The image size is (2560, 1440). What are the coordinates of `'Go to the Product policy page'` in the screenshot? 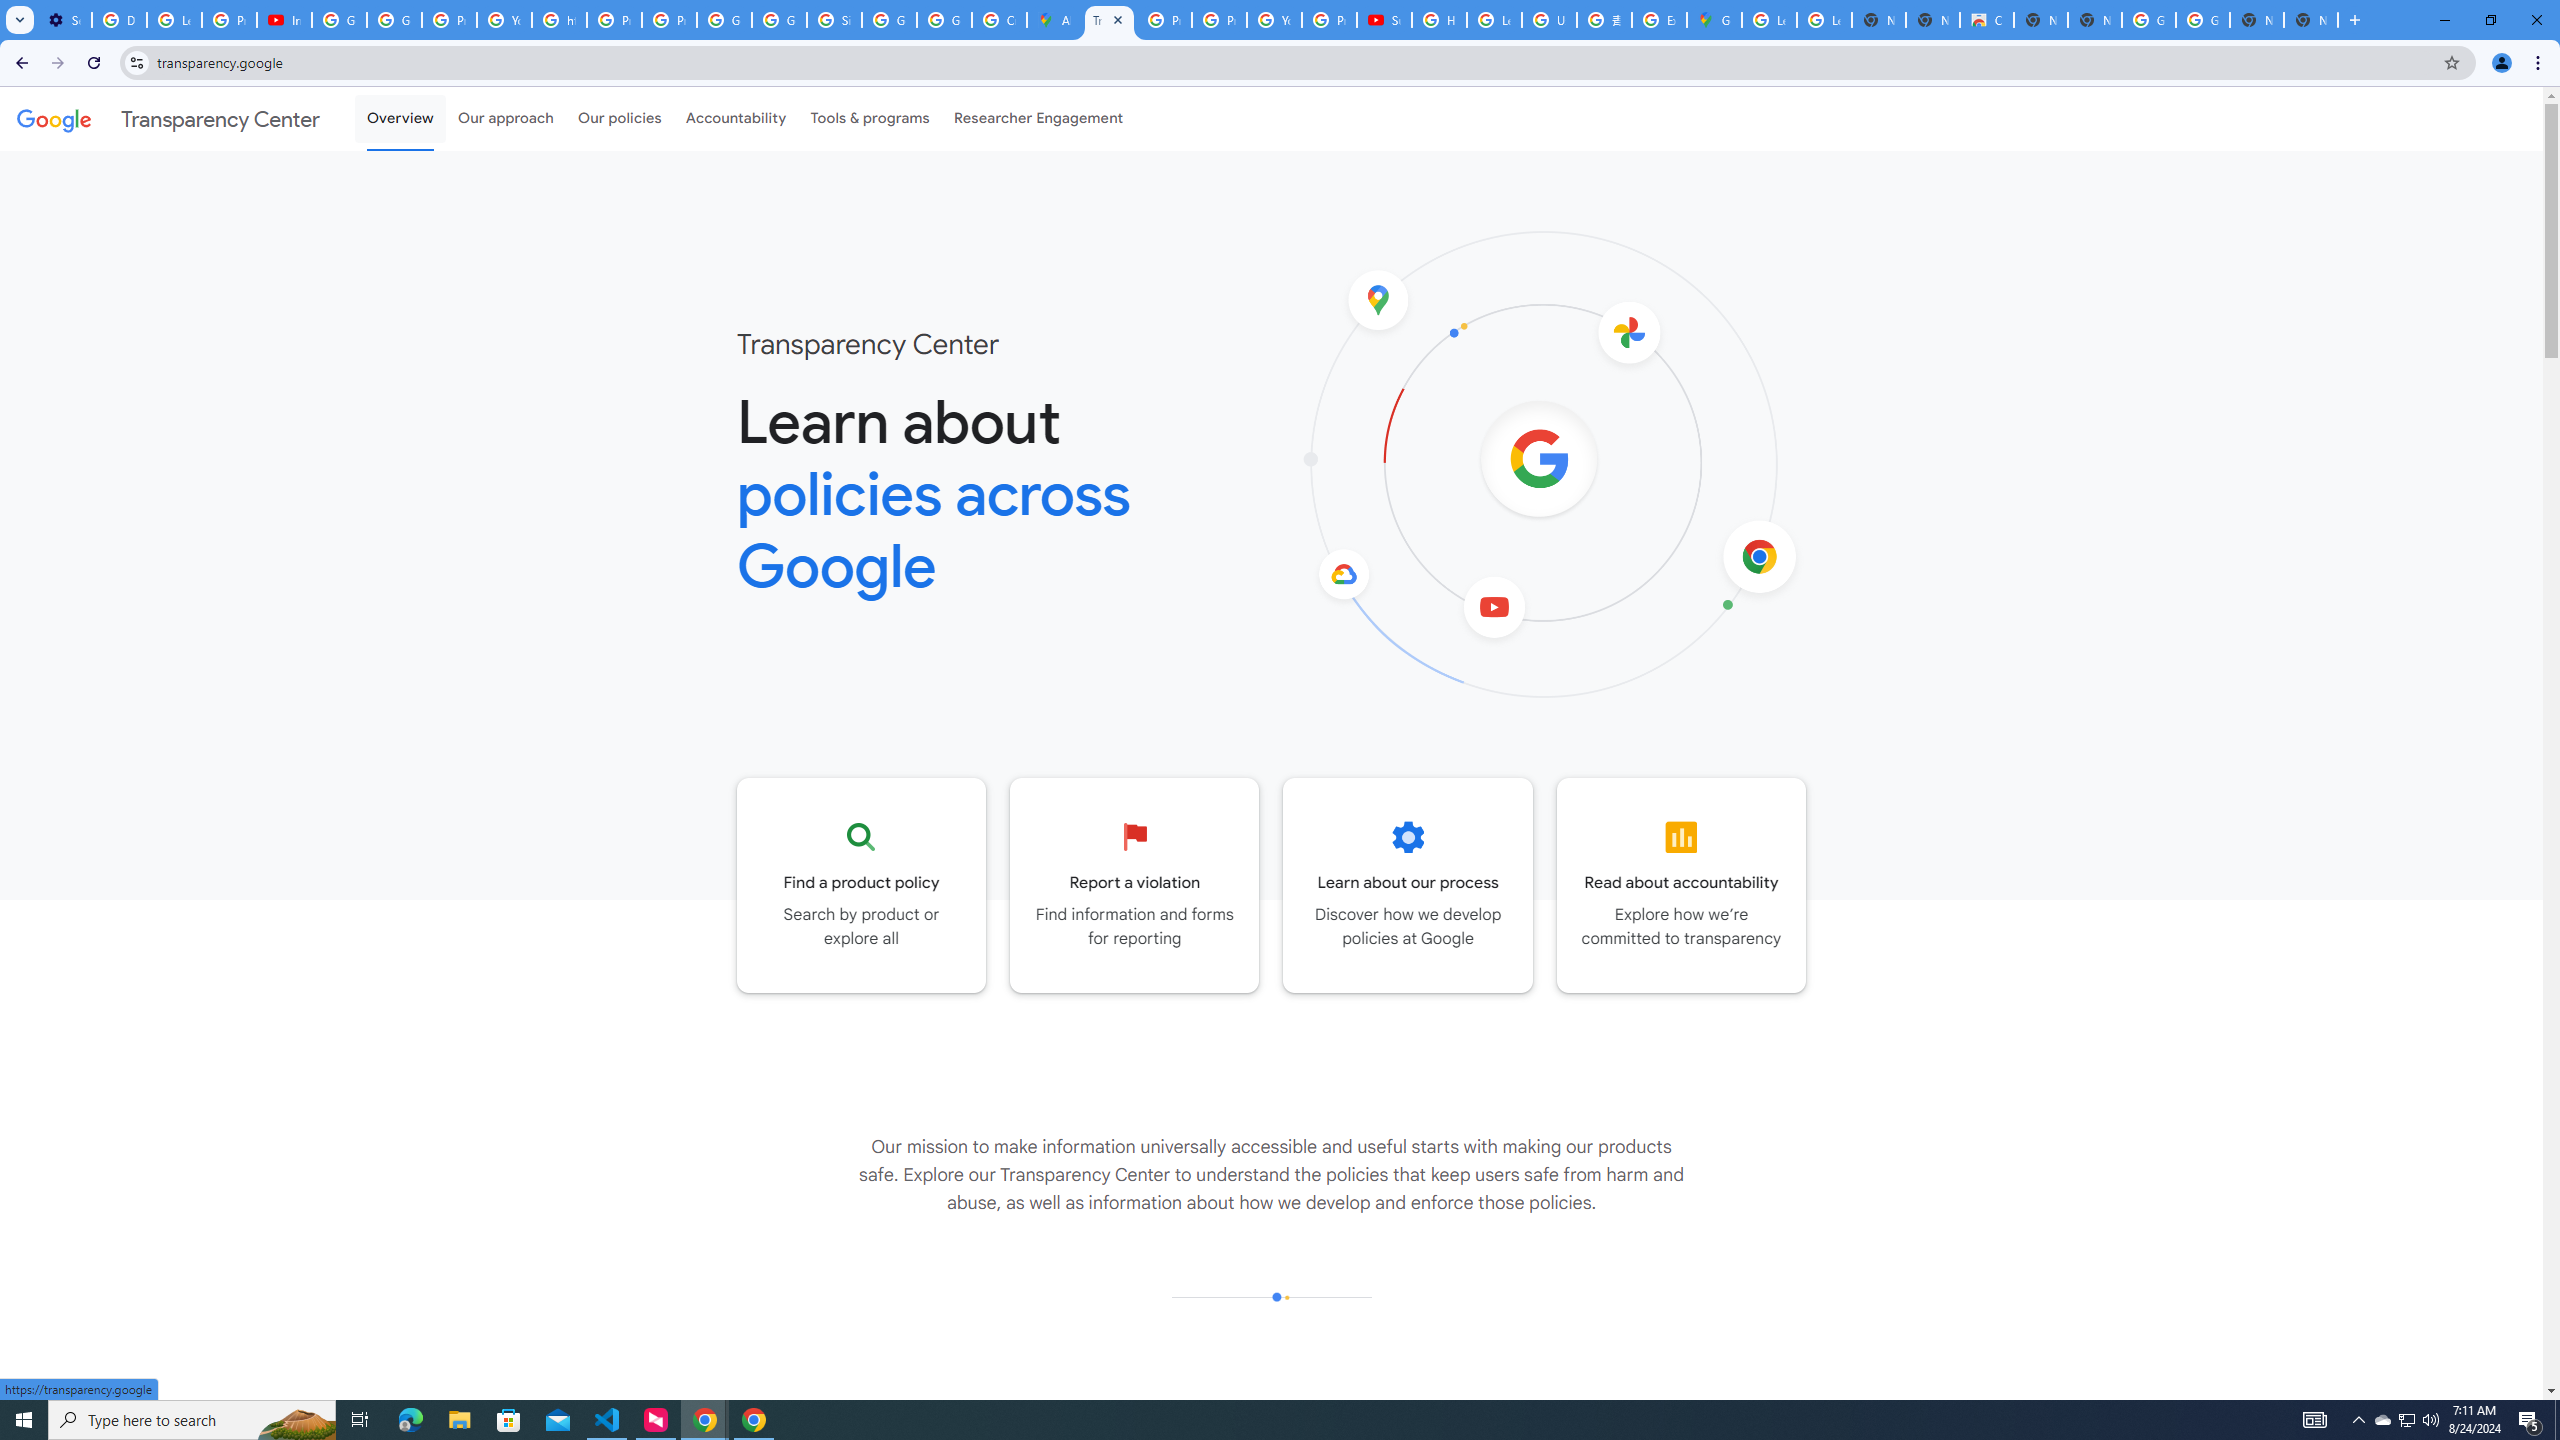 It's located at (861, 884).